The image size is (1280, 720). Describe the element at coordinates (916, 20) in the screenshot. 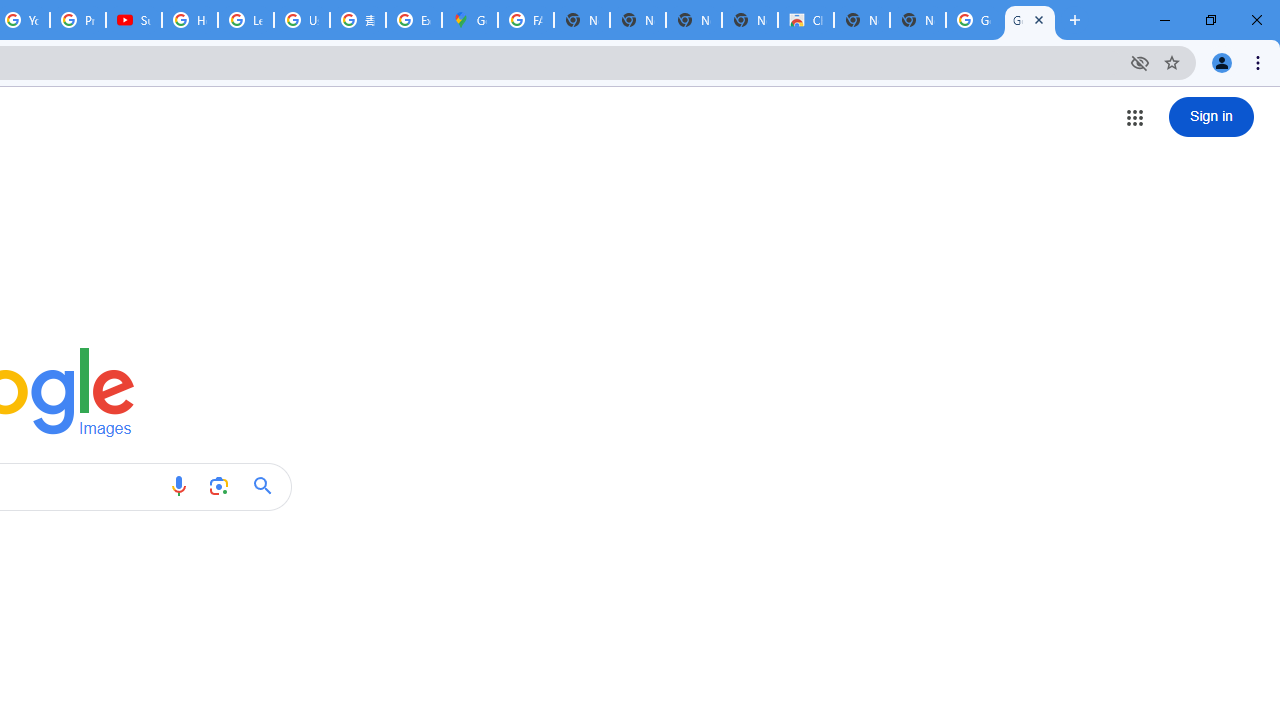

I see `'New Tab'` at that location.